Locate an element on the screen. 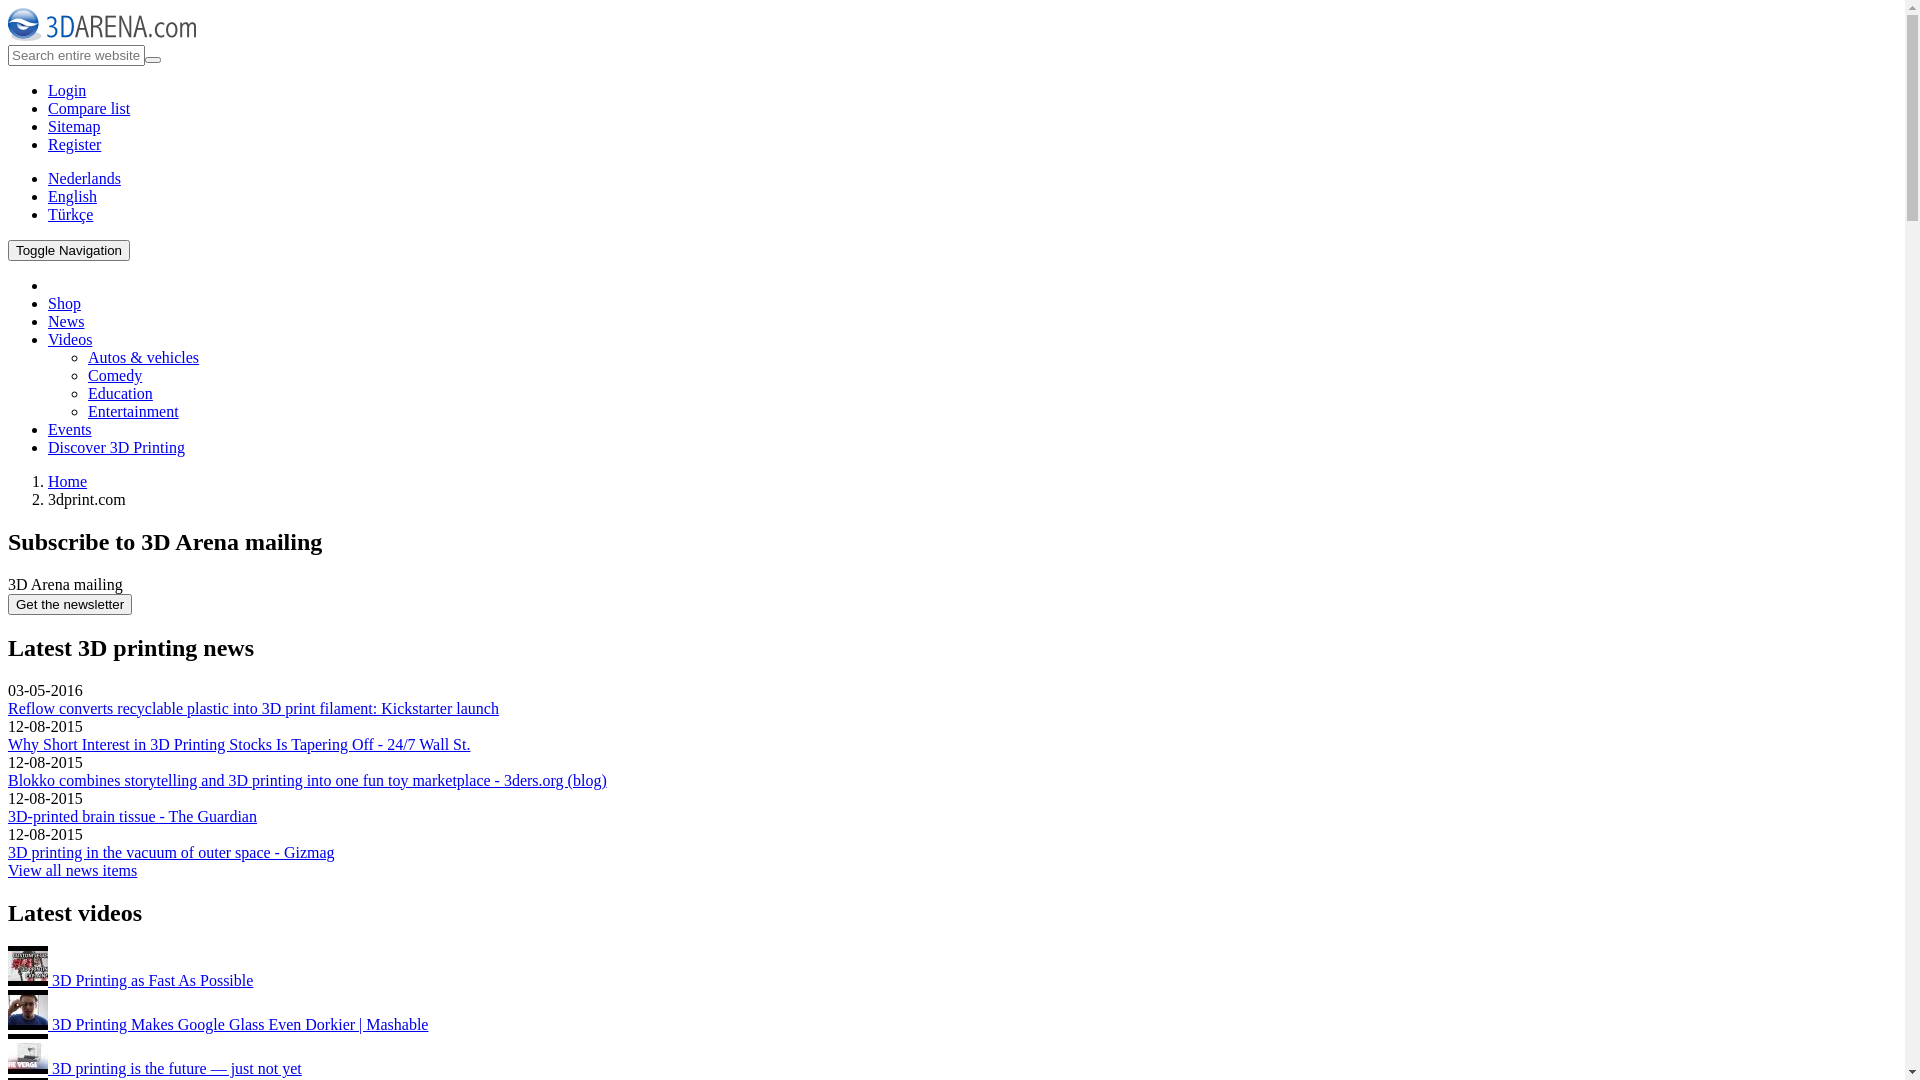 Image resolution: width=1920 pixels, height=1080 pixels. '3D-printed brain tissue - The Guardian' is located at coordinates (131, 816).